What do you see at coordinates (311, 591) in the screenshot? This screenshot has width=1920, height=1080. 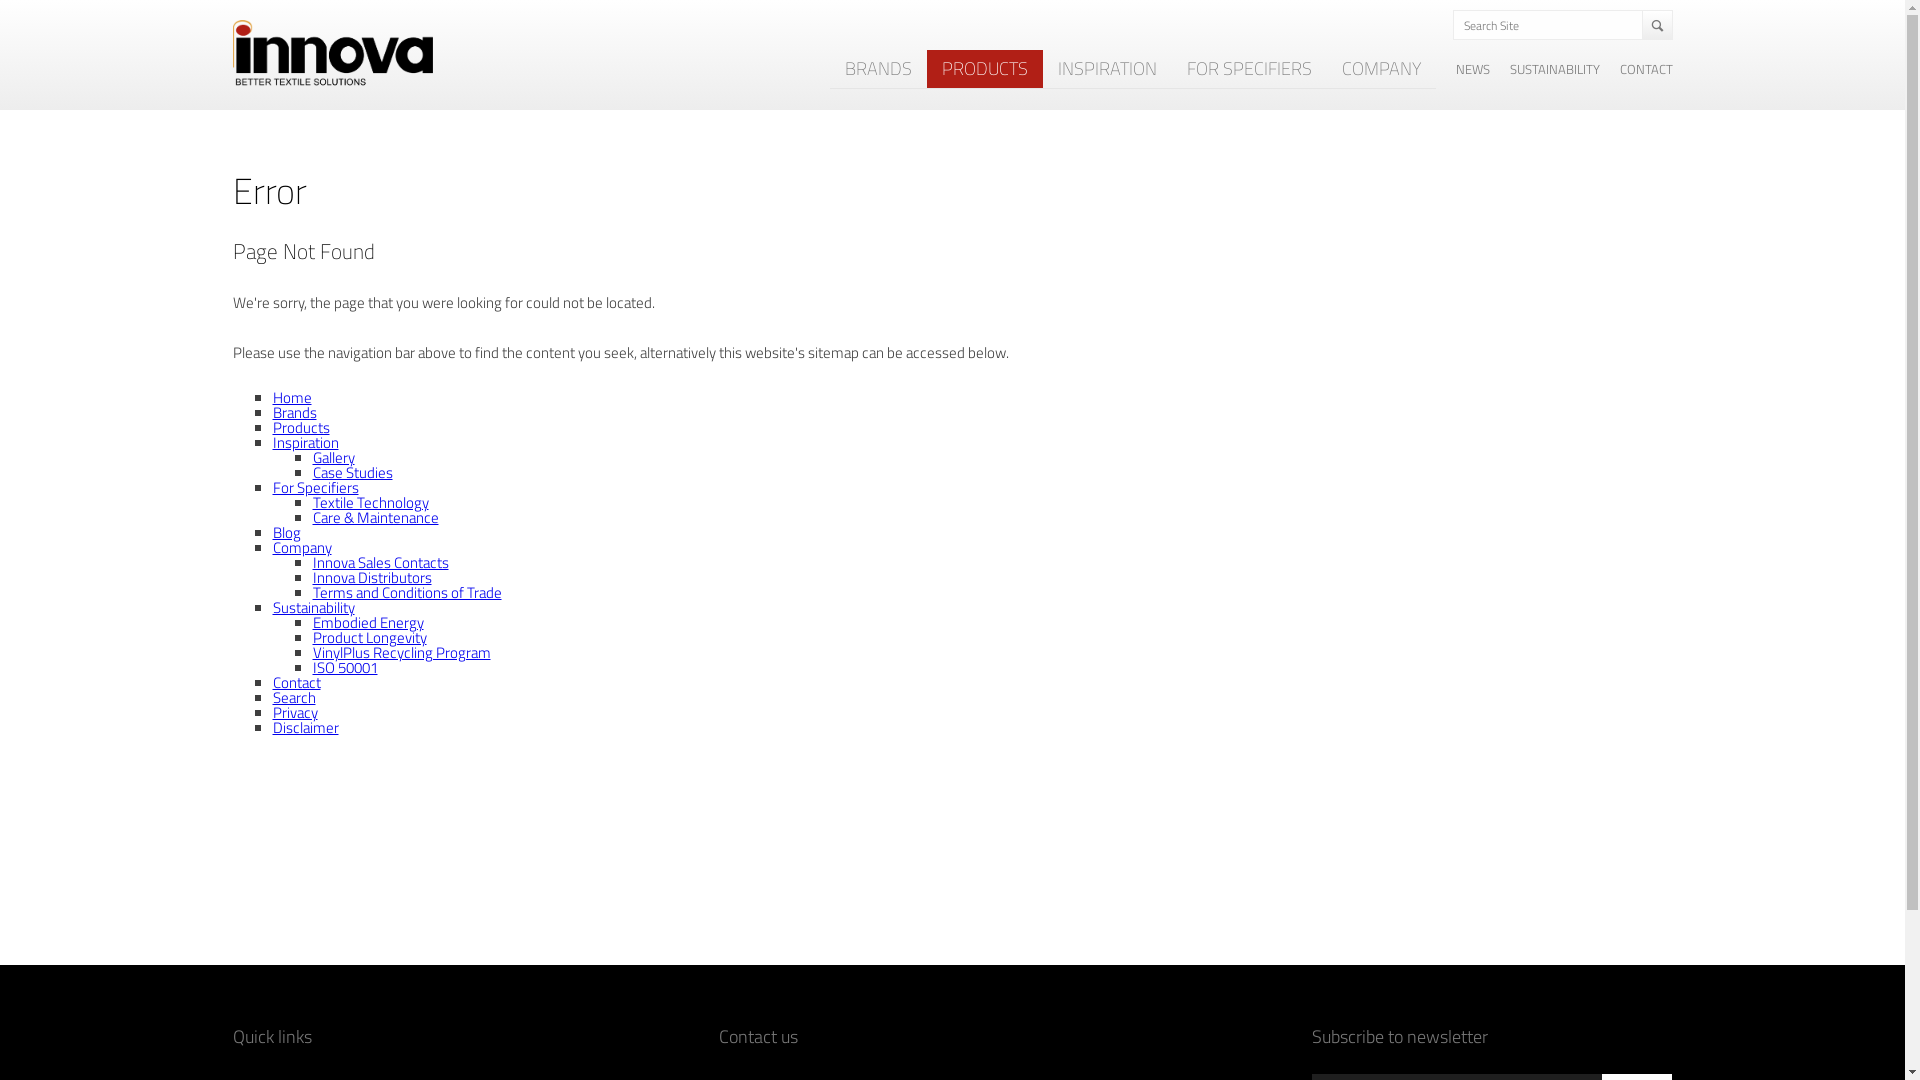 I see `'Terms and Conditions of Trade'` at bounding box center [311, 591].